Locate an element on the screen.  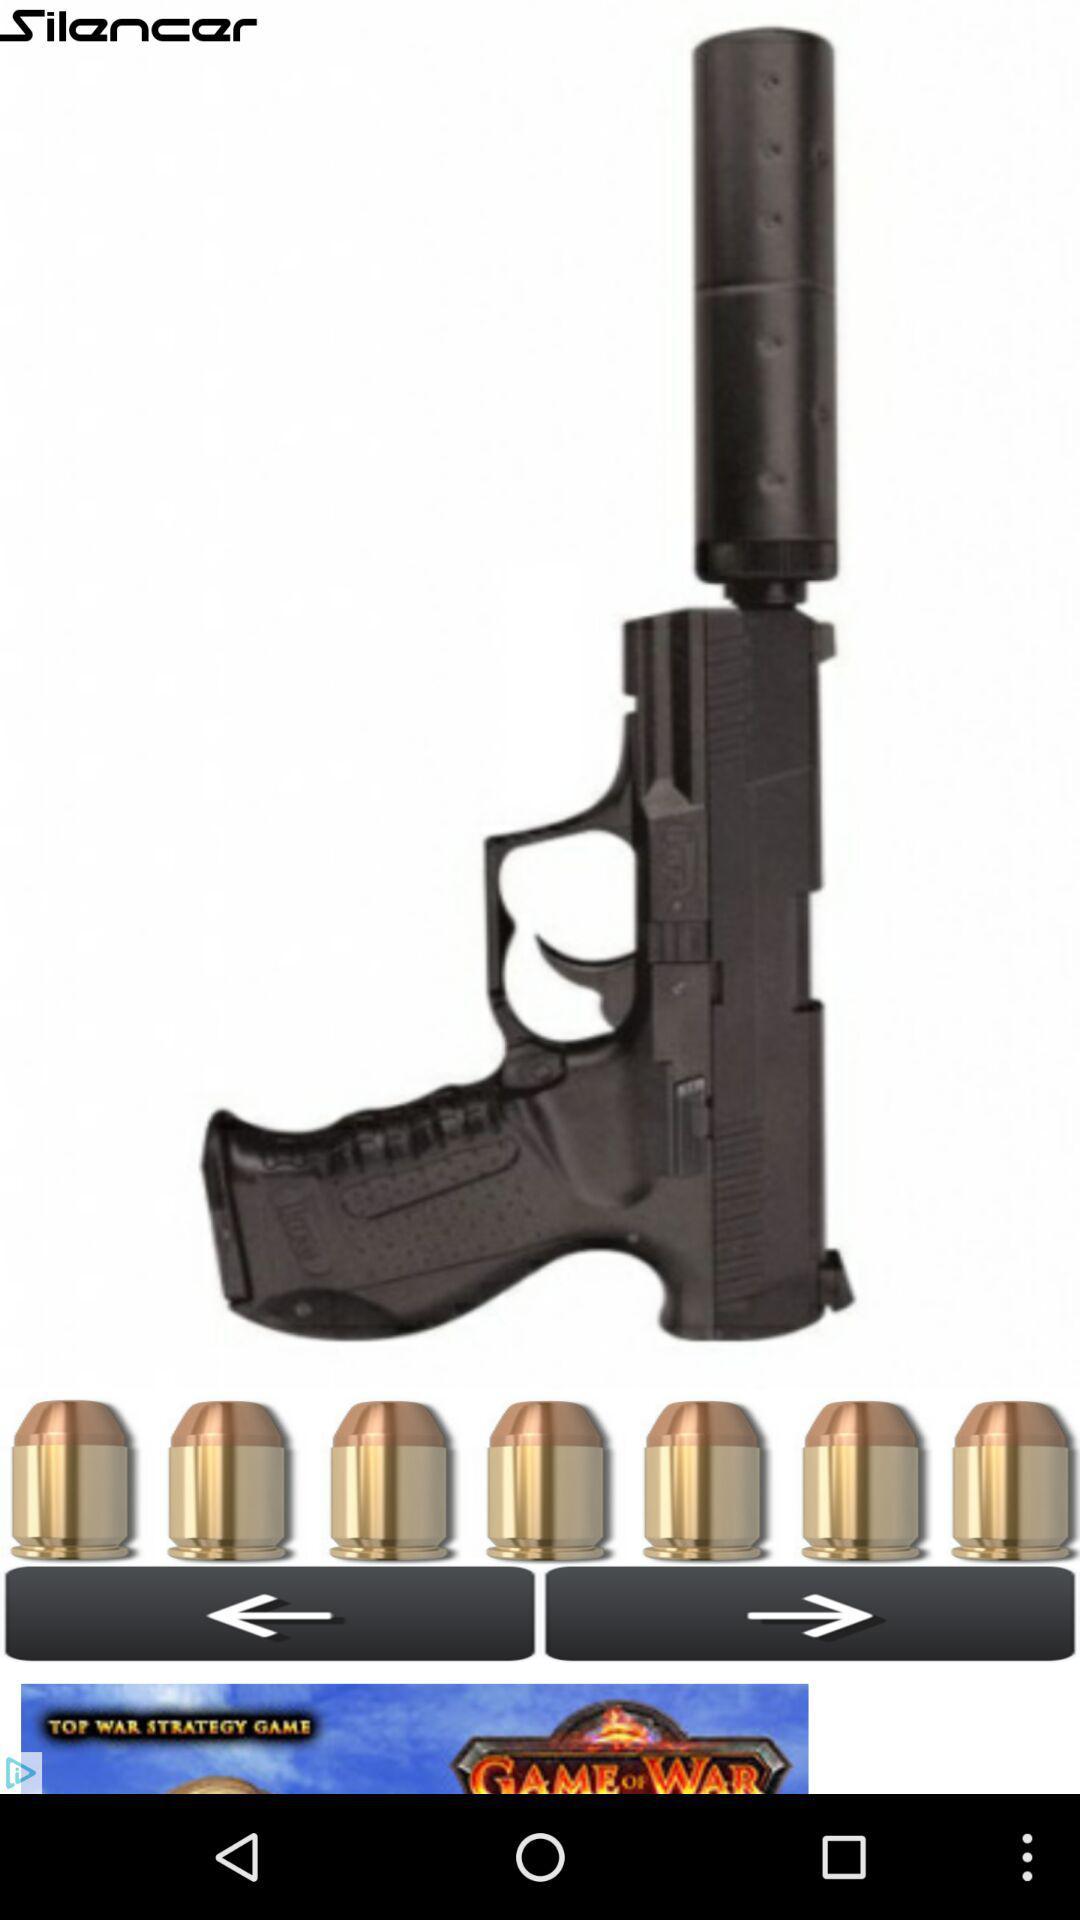
website is located at coordinates (419, 1727).